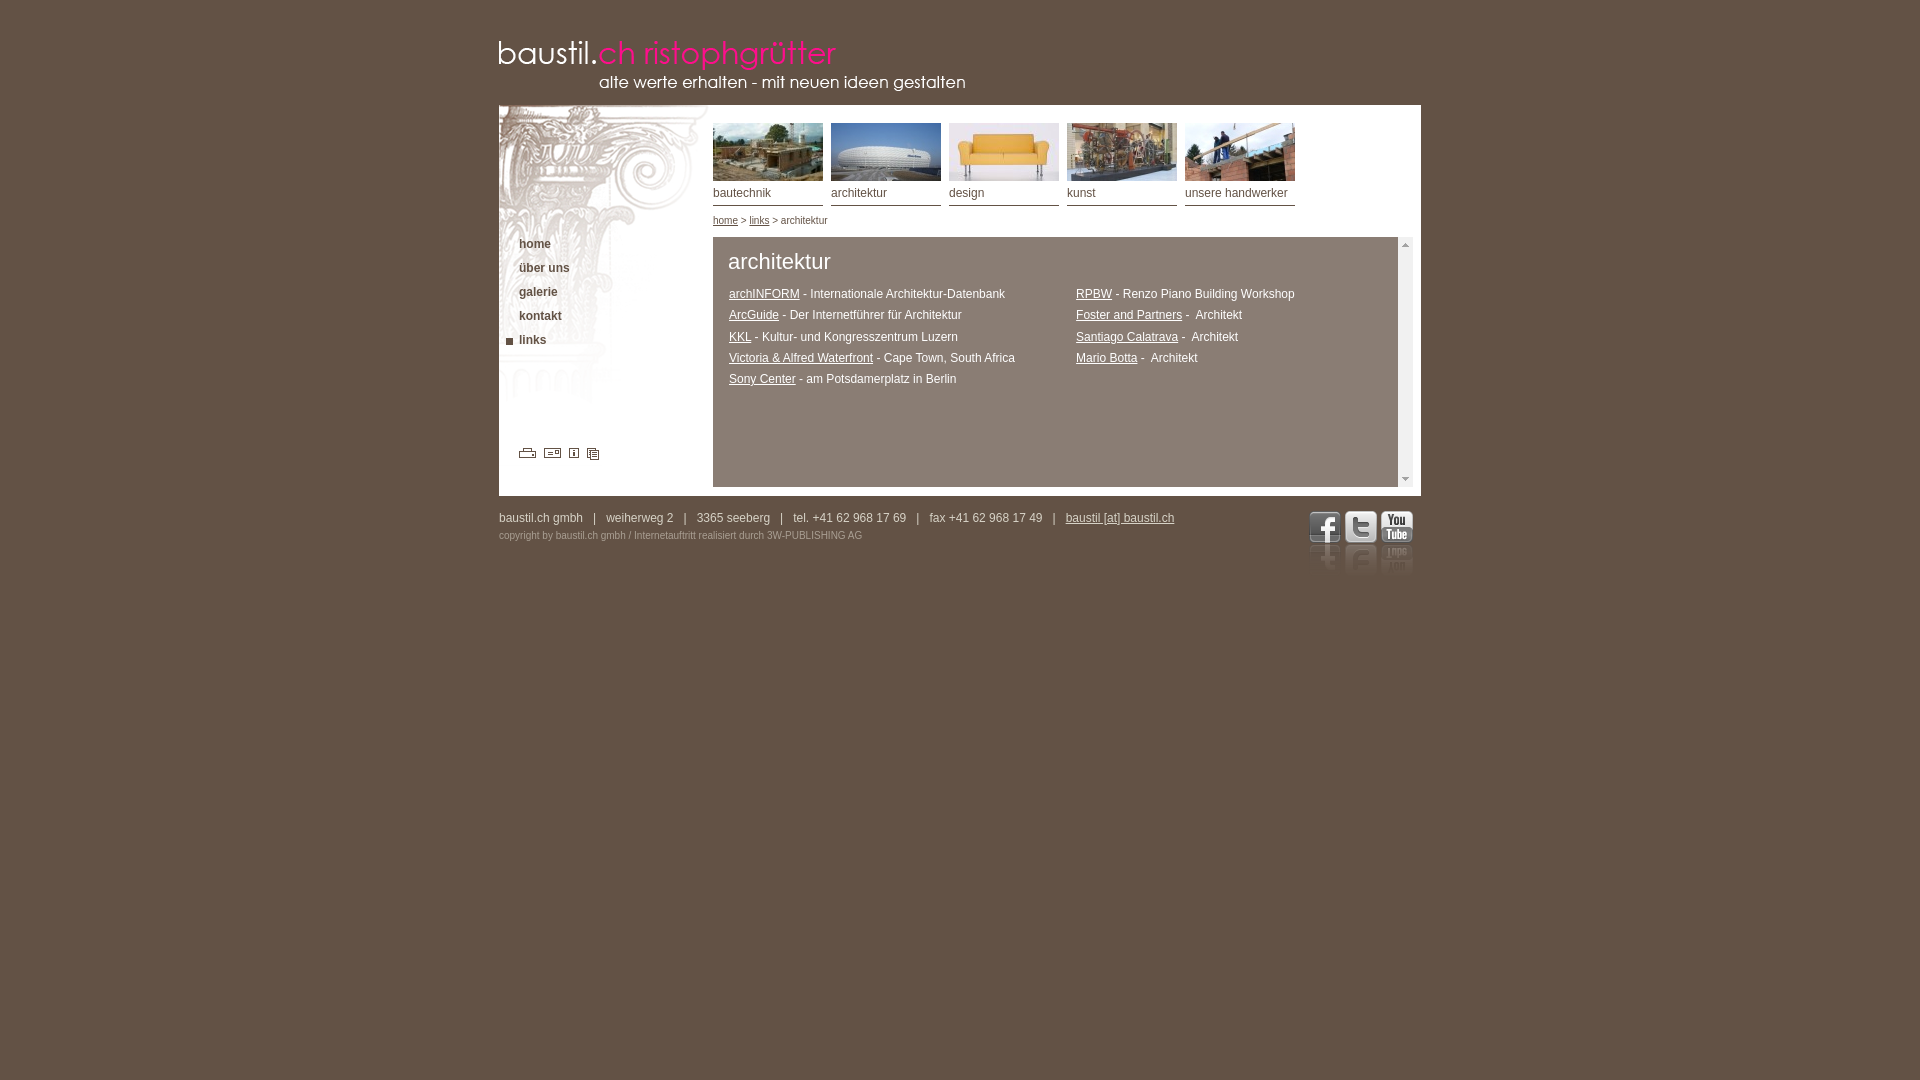 This screenshot has width=1920, height=1080. Describe the element at coordinates (1093, 293) in the screenshot. I see `'RPBW'` at that location.